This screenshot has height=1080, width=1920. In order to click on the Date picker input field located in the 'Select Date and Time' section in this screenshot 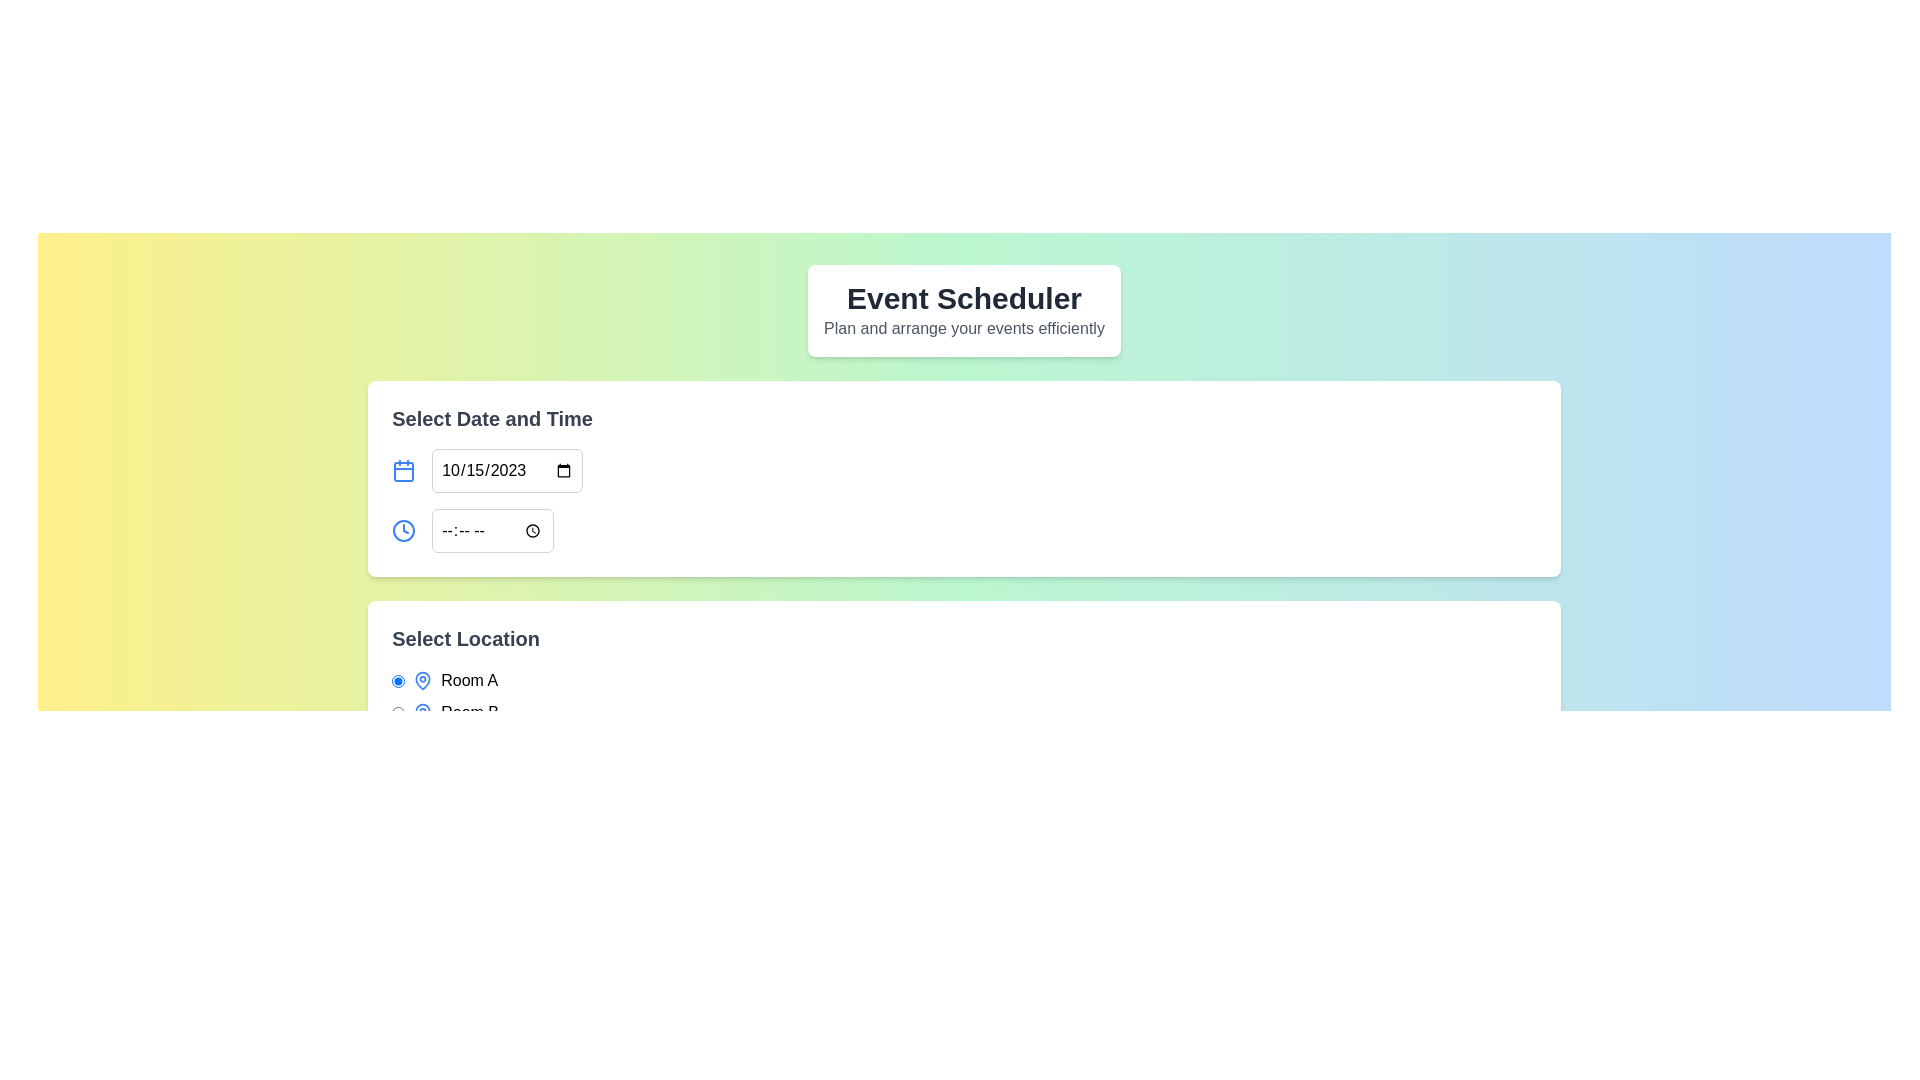, I will do `click(507, 470)`.